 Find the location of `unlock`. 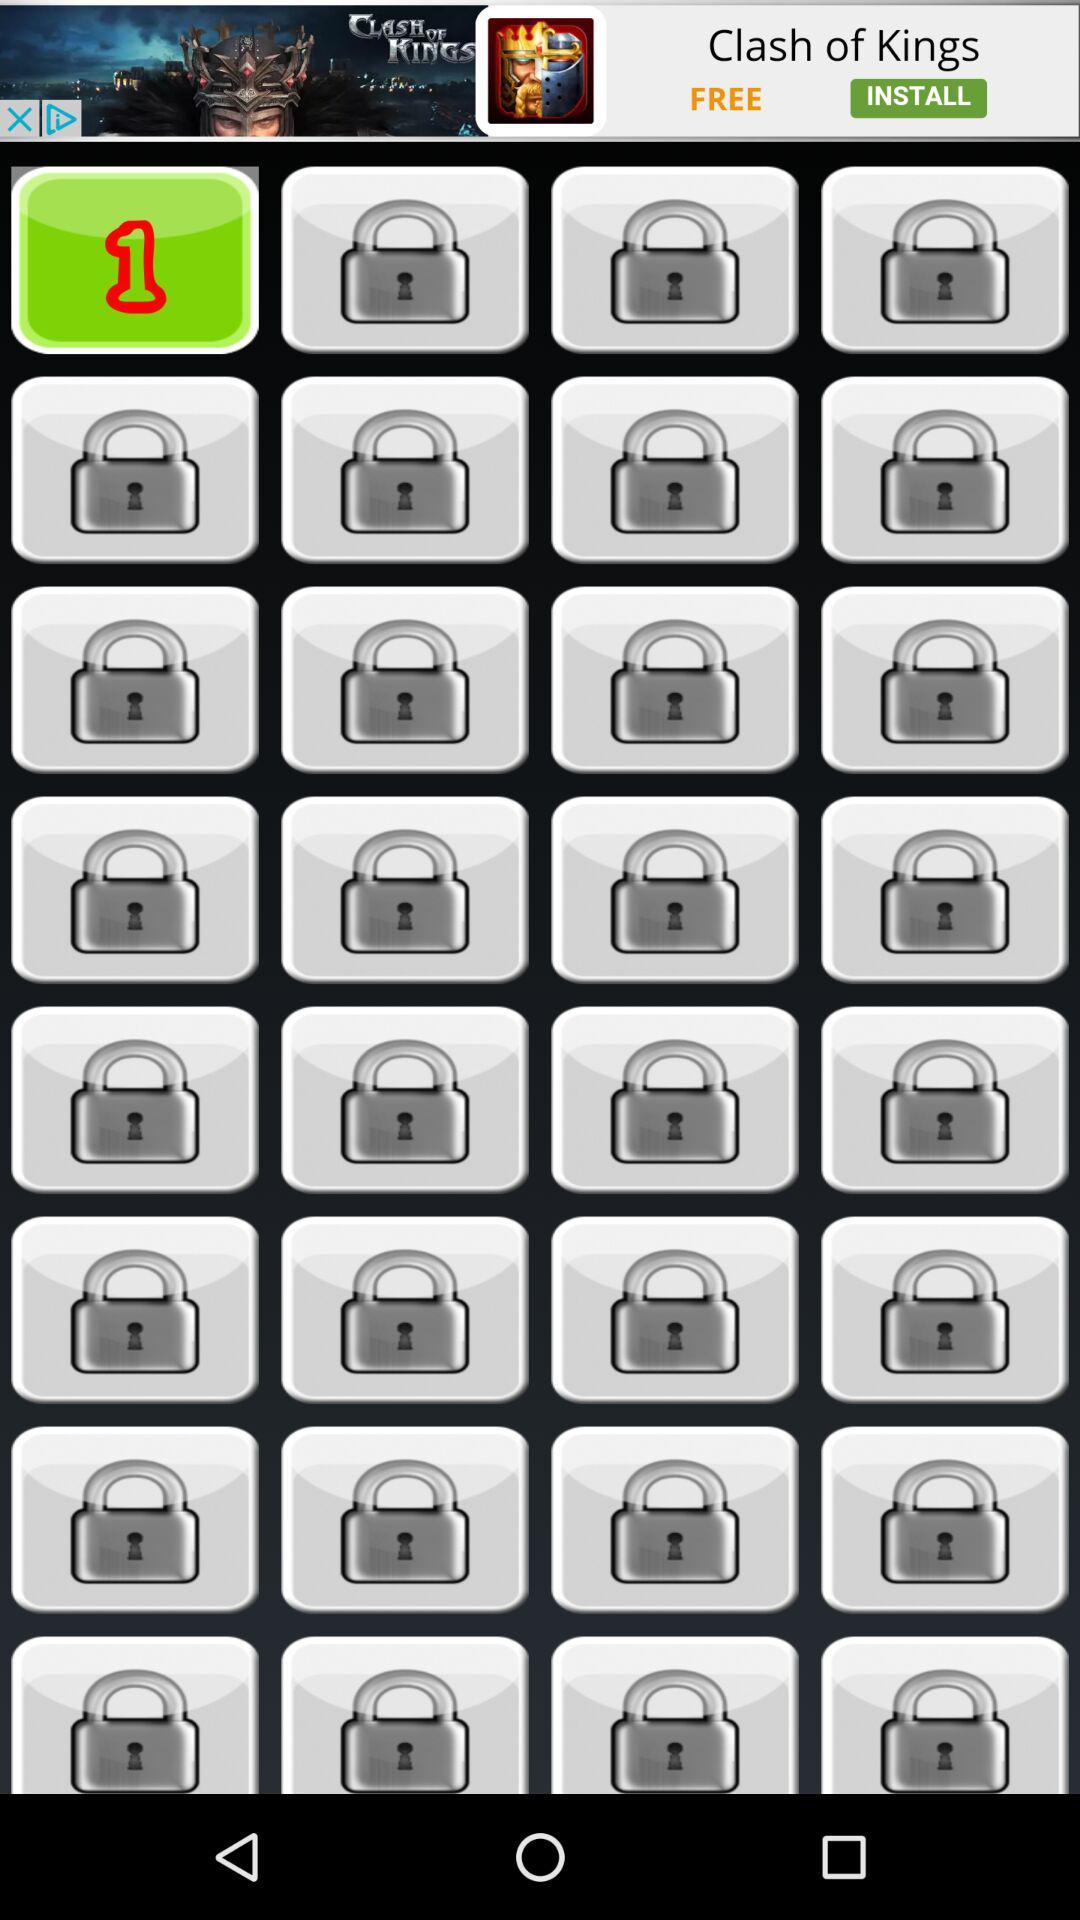

unlock is located at coordinates (675, 1099).